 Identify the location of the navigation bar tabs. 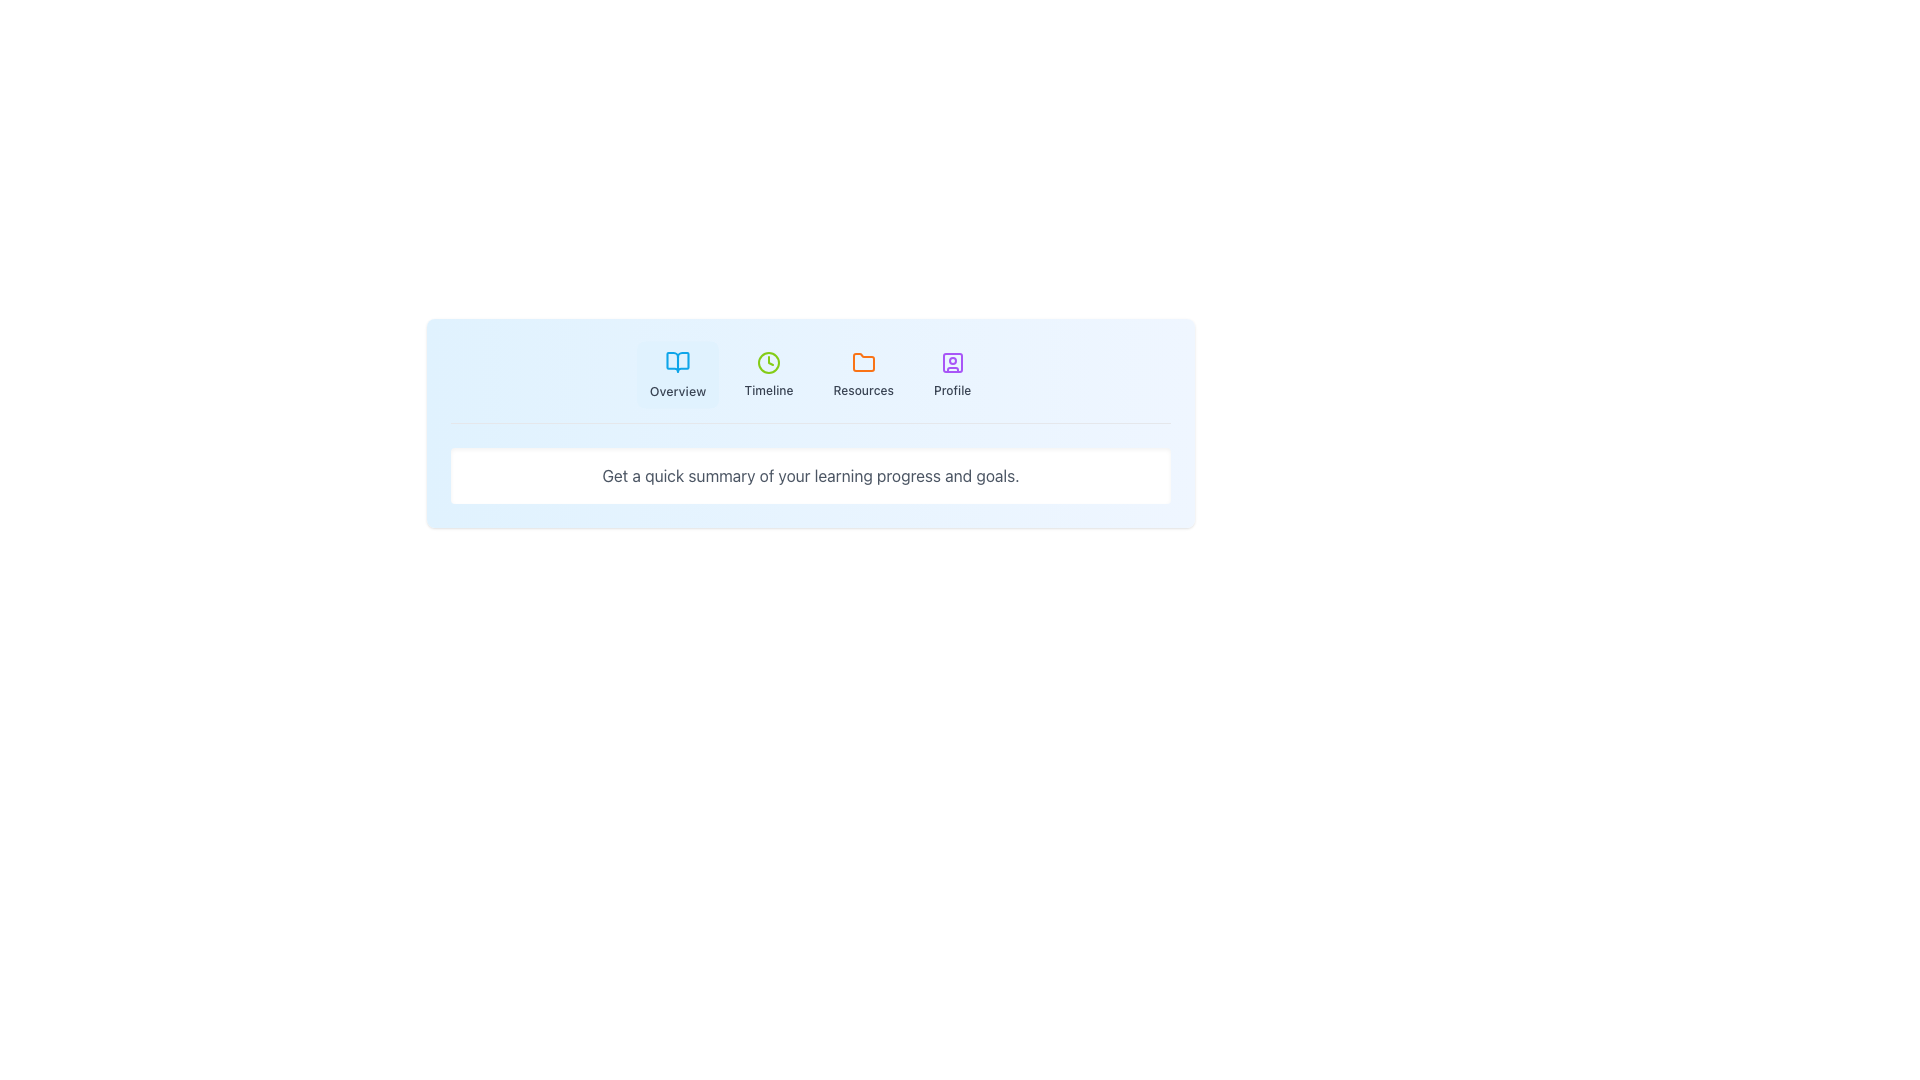
(811, 383).